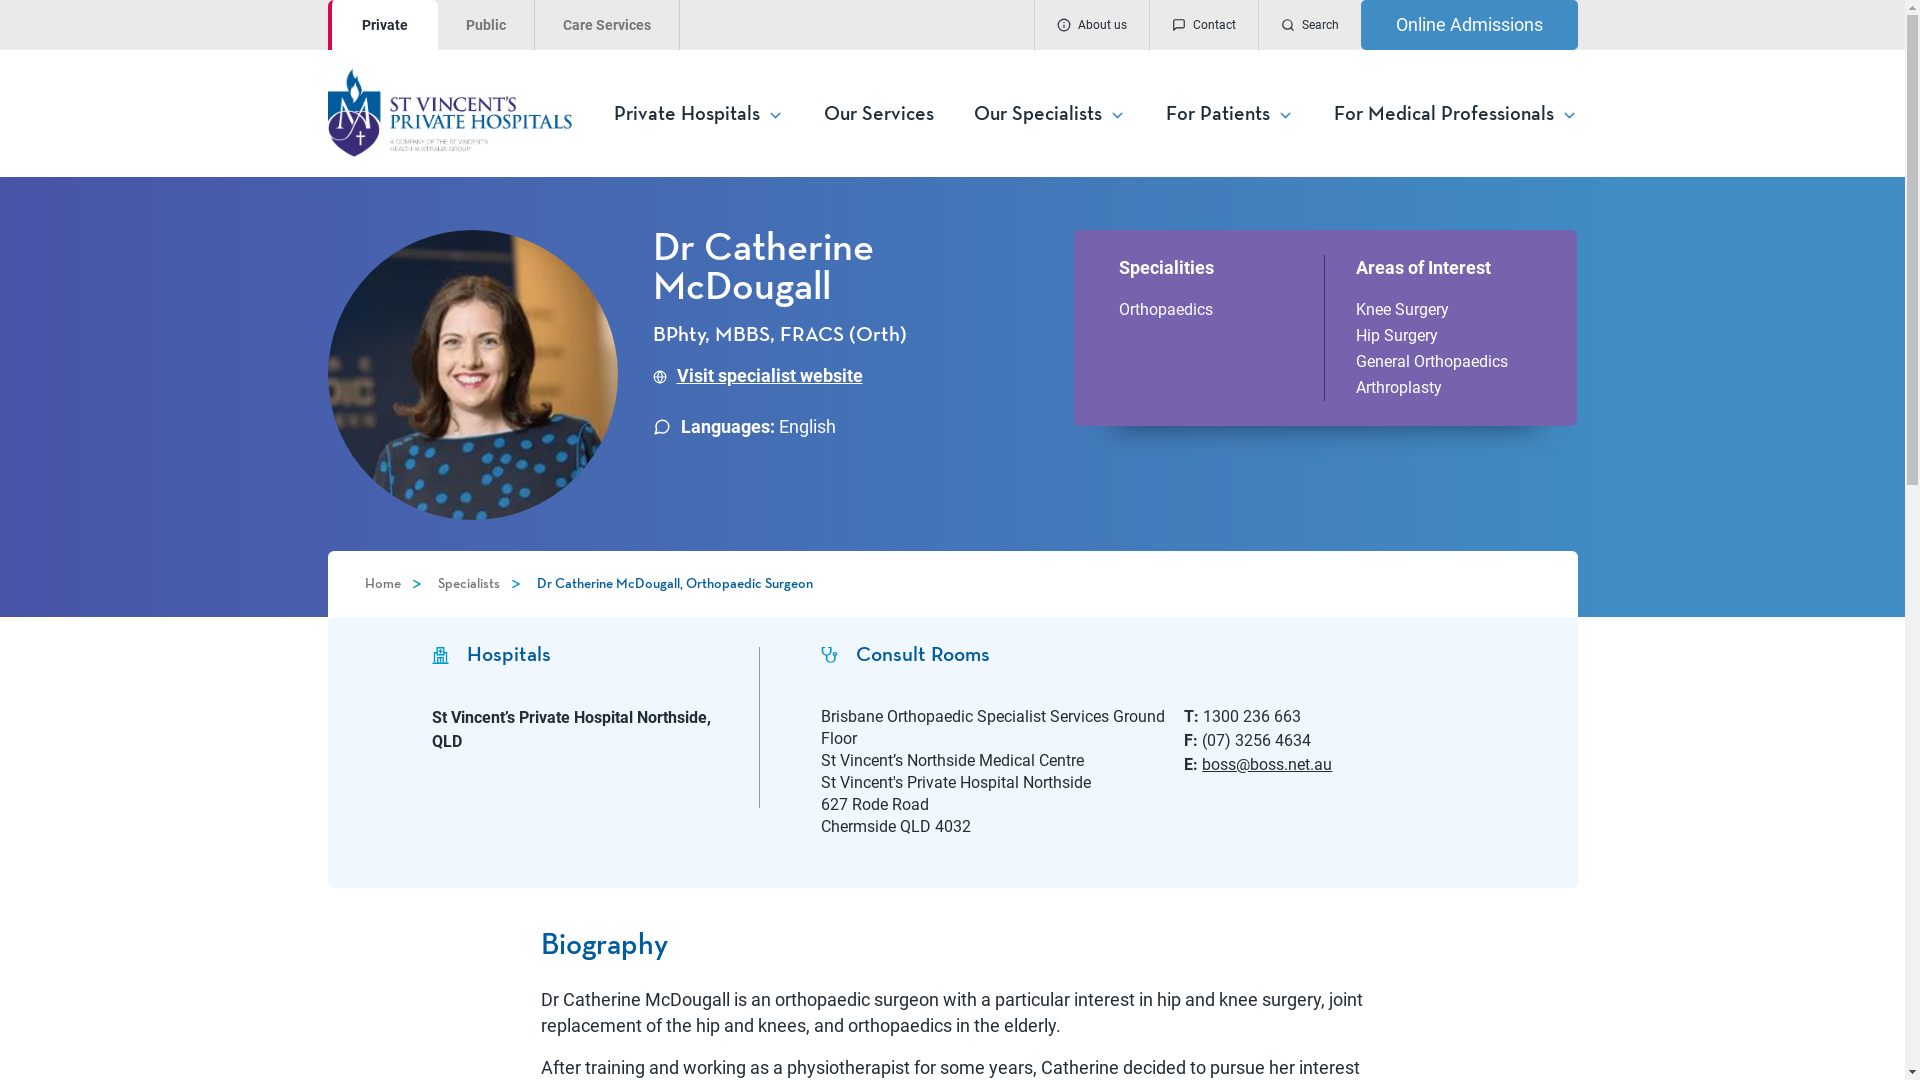 This screenshot has height=1080, width=1920. Describe the element at coordinates (468, 583) in the screenshot. I see `'Specialists'` at that location.